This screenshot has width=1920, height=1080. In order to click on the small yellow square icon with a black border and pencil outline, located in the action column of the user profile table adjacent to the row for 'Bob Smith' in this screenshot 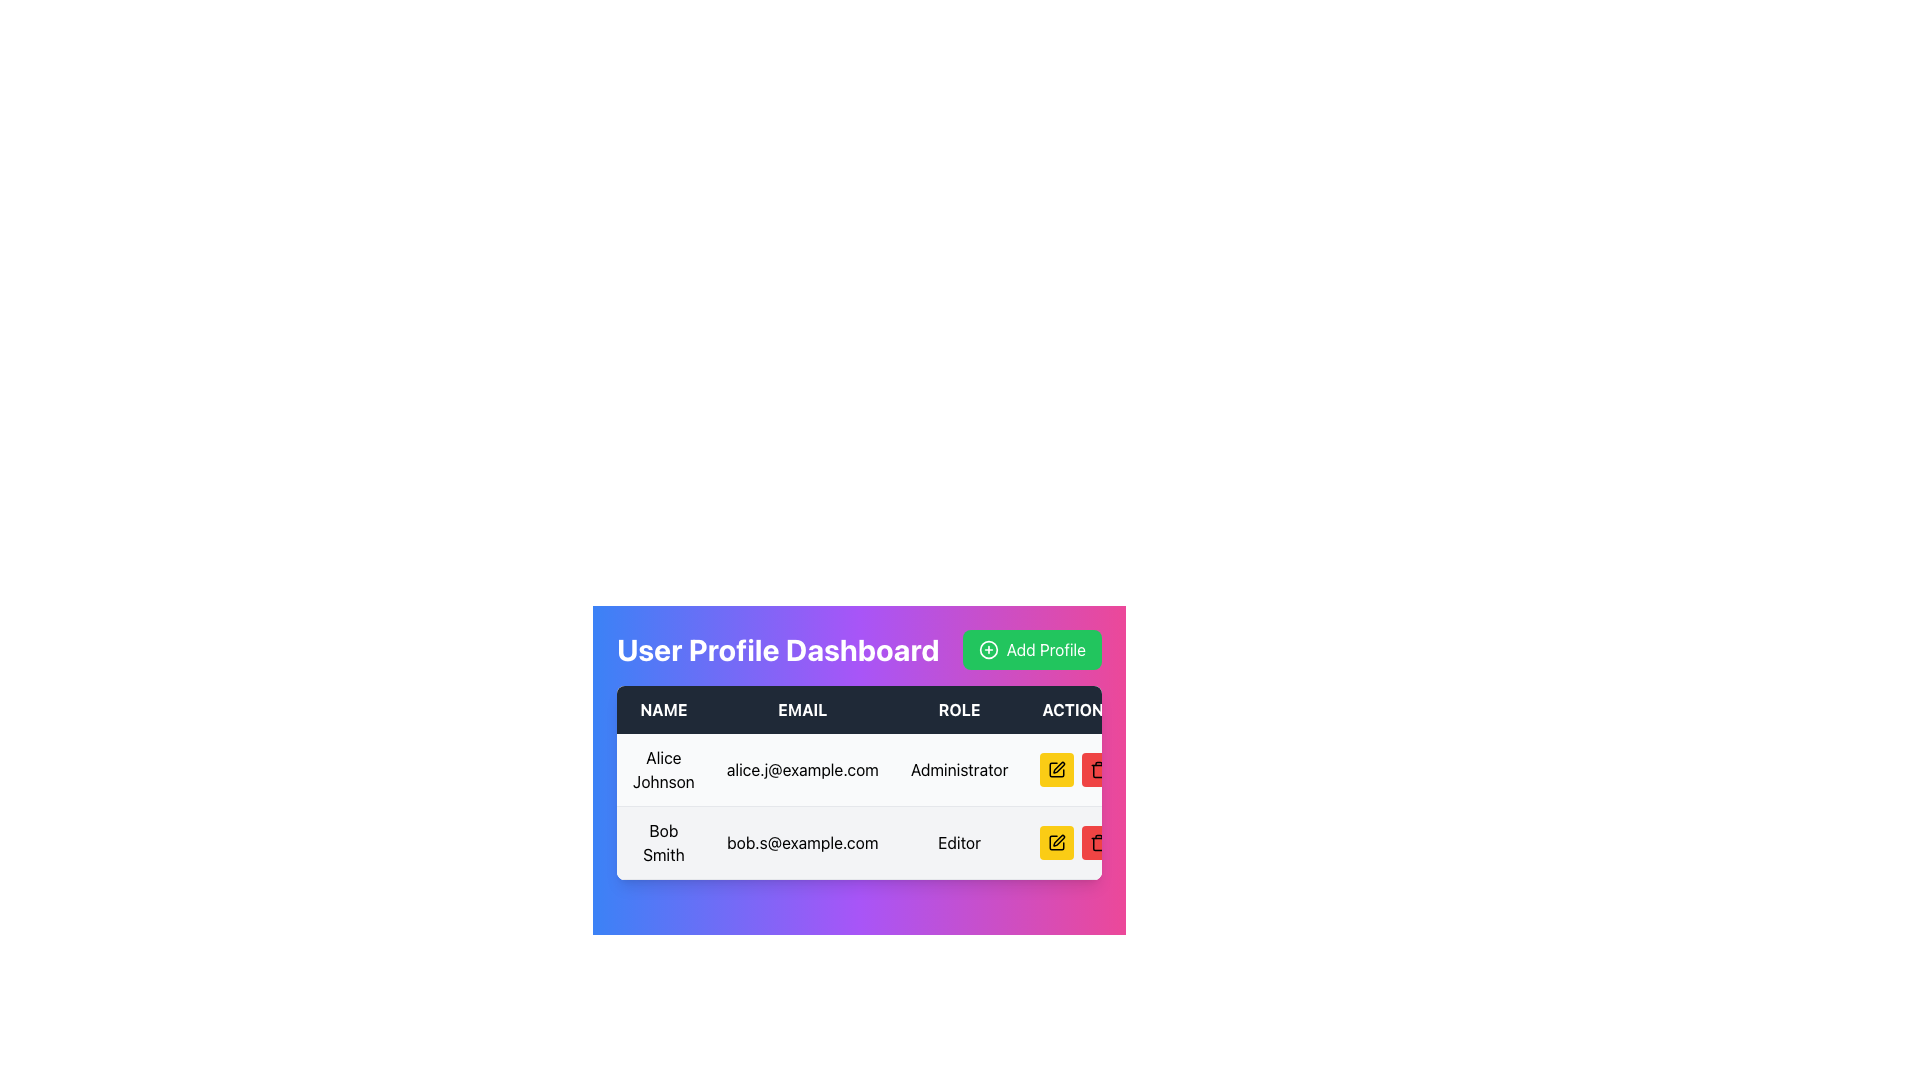, I will do `click(1056, 843)`.